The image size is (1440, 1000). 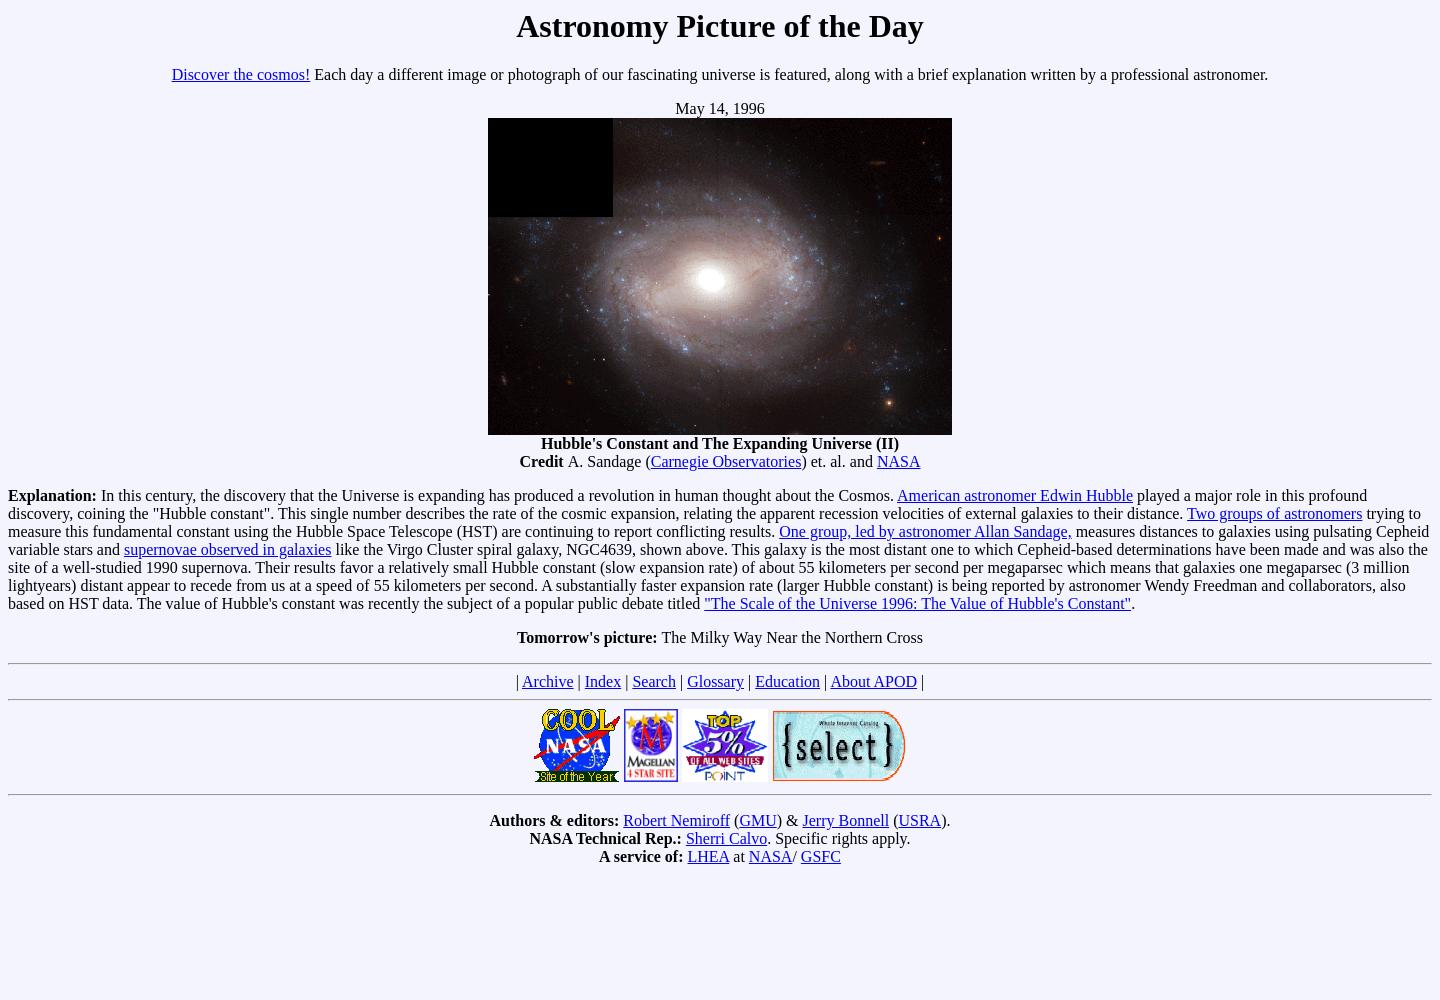 What do you see at coordinates (599, 855) in the screenshot?
I see `'A service of:'` at bounding box center [599, 855].